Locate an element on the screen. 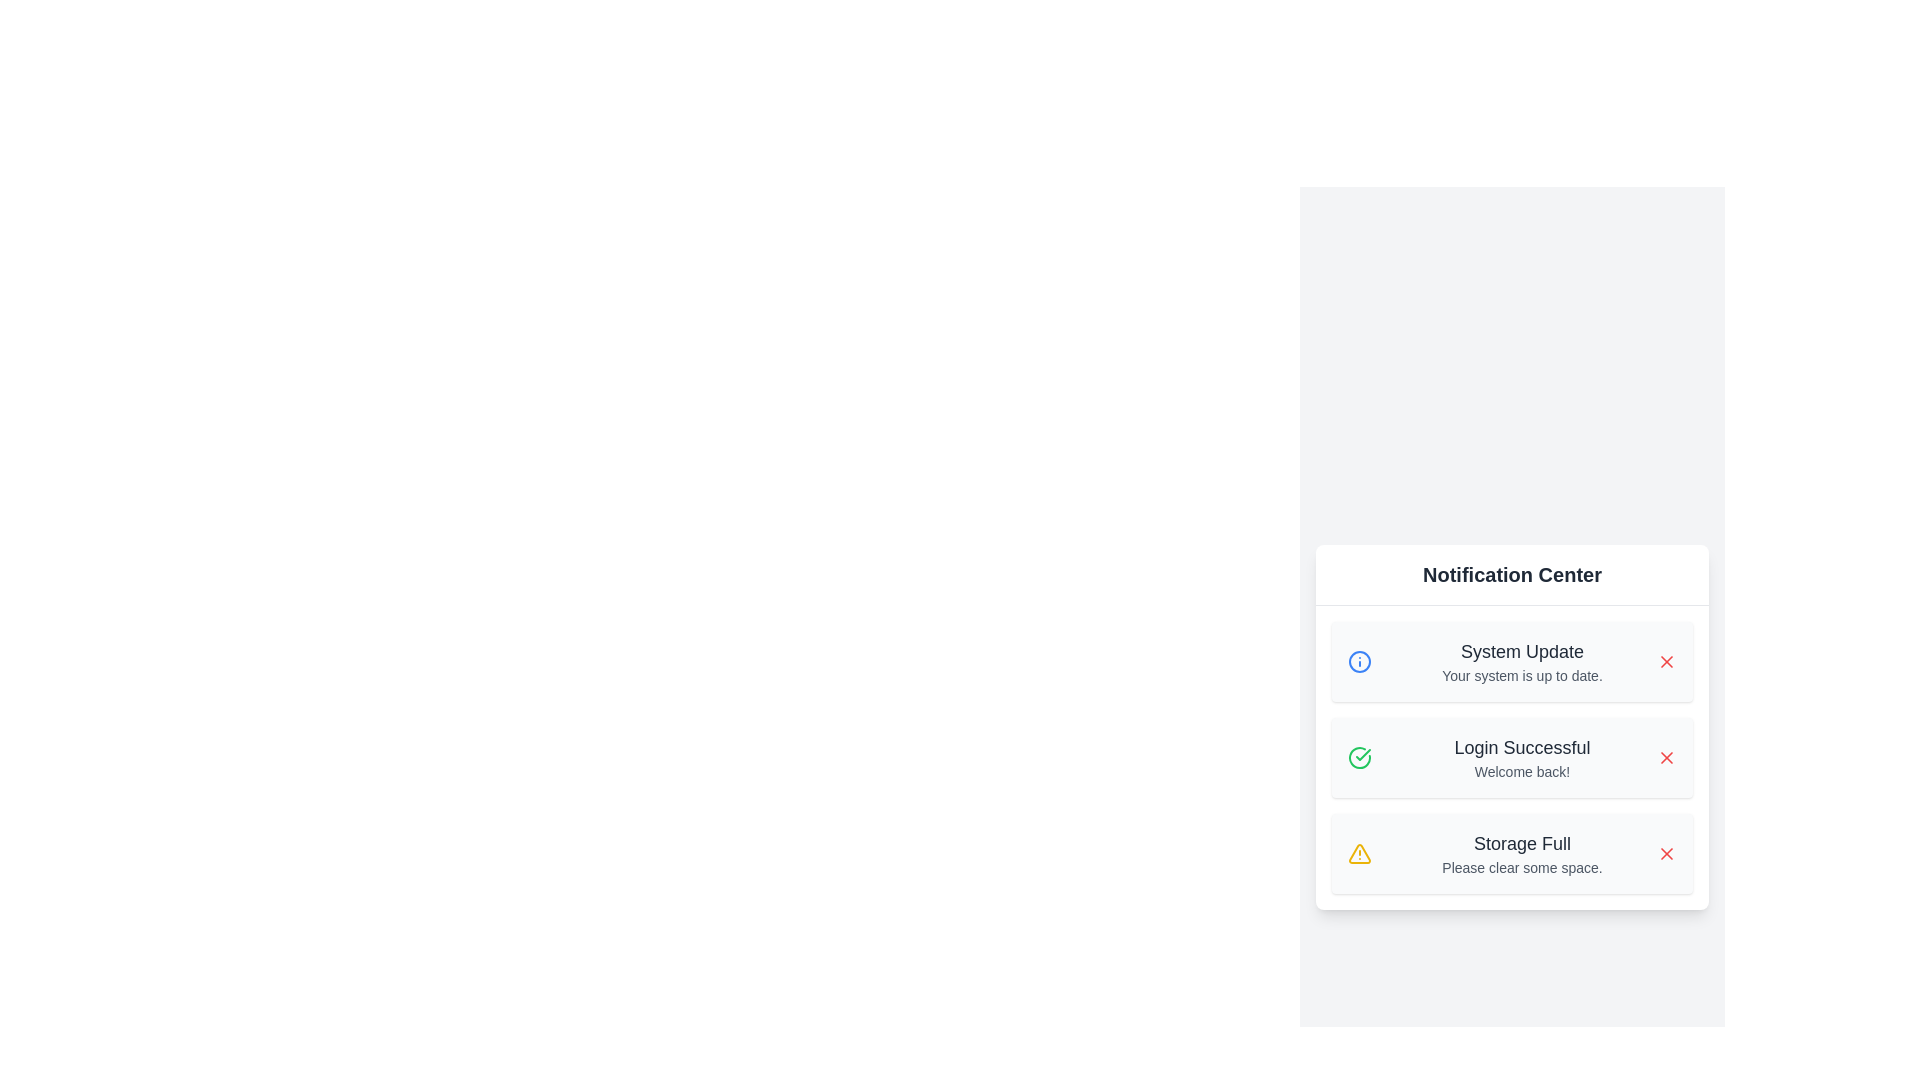 Image resolution: width=1920 pixels, height=1080 pixels. the presence of the blue circular icon with an 'i' symbol inside, located at the top left corner of the notification card displaying 'System Update' is located at coordinates (1367, 661).